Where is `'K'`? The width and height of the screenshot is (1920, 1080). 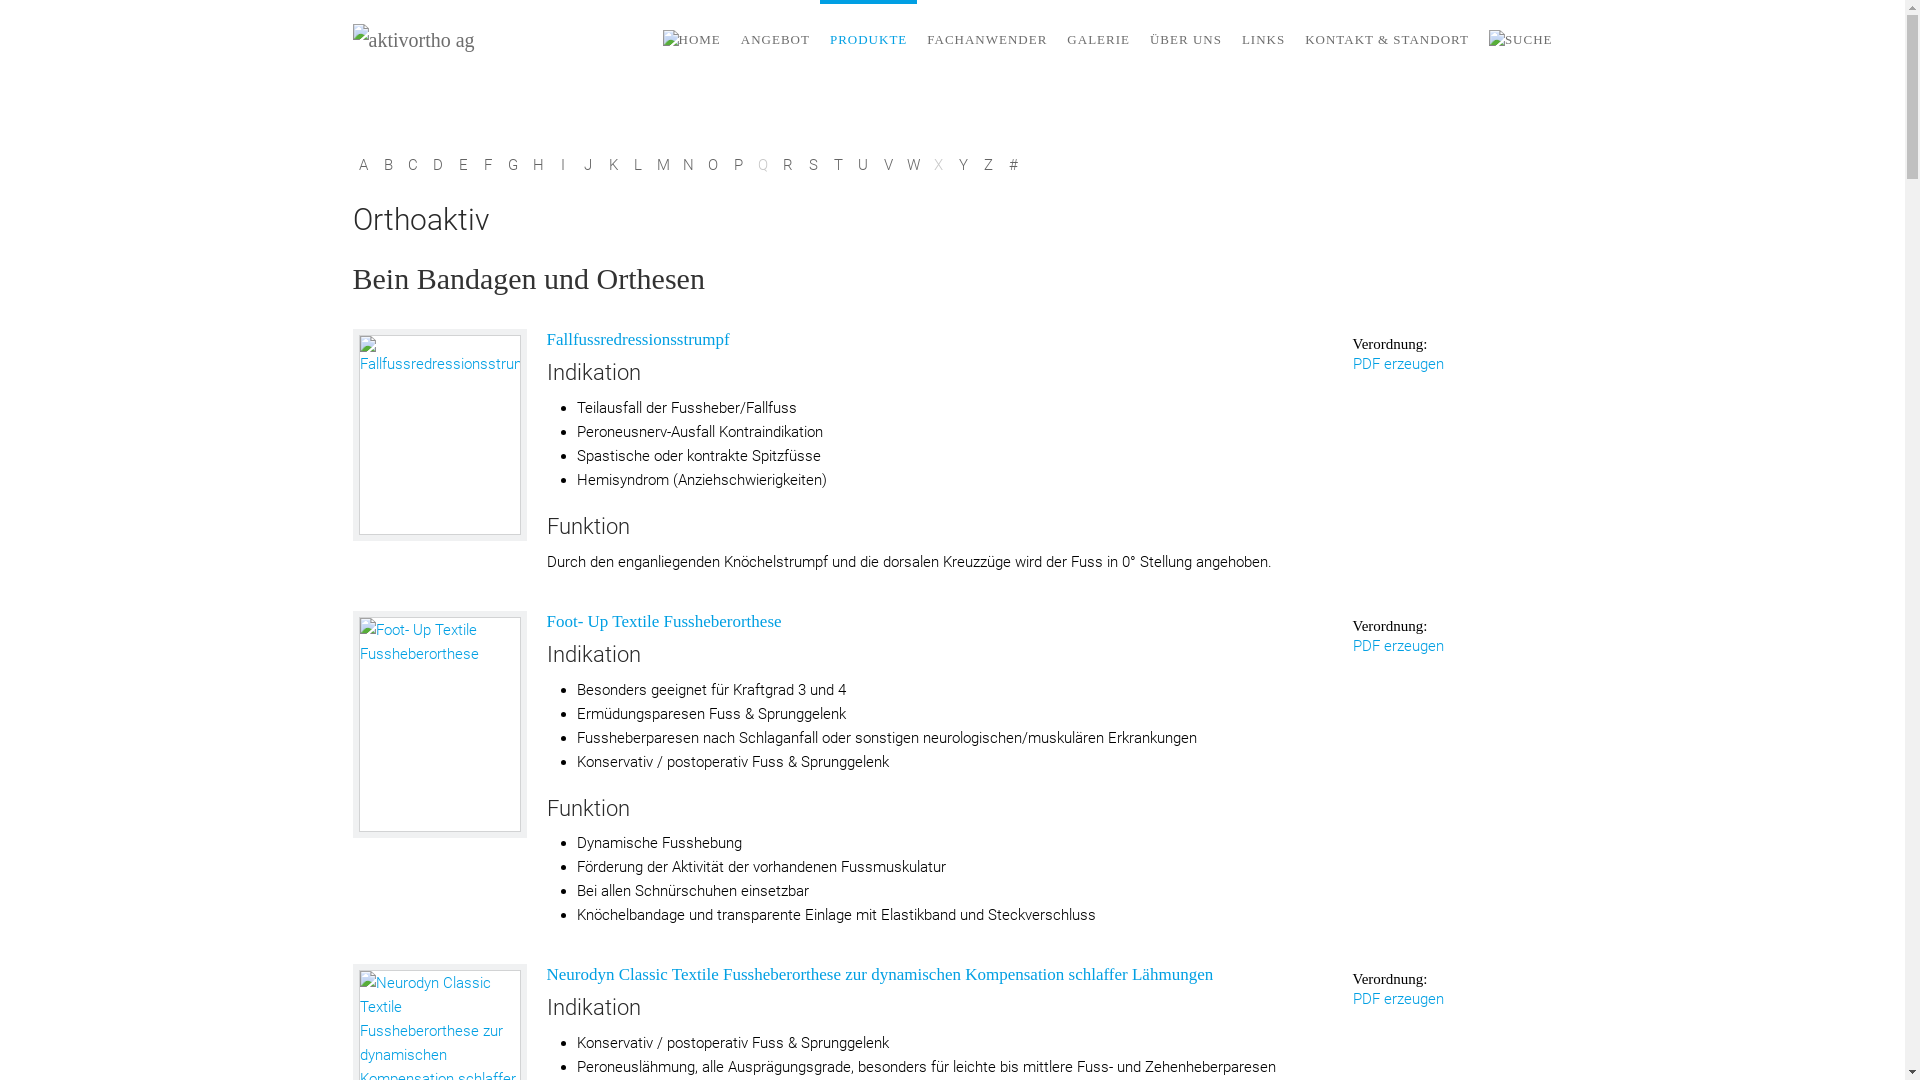
'K' is located at coordinates (600, 164).